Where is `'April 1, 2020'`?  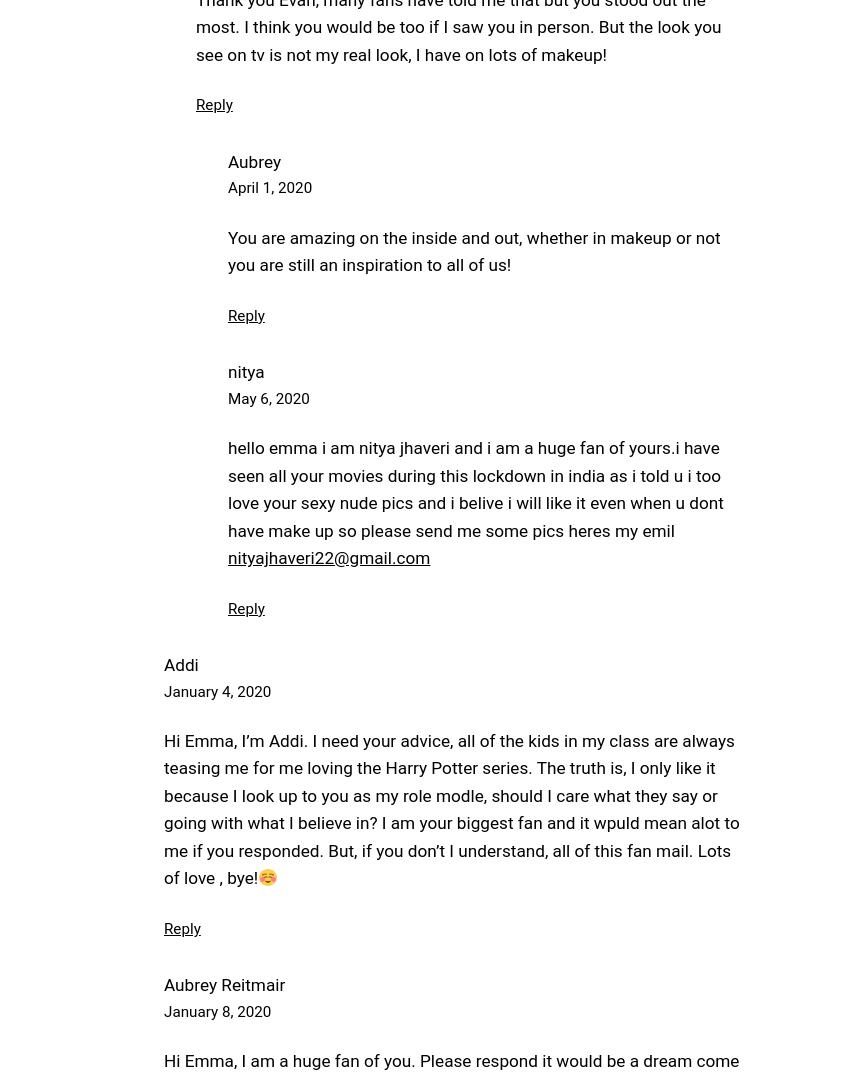
'April 1, 2020' is located at coordinates (268, 187).